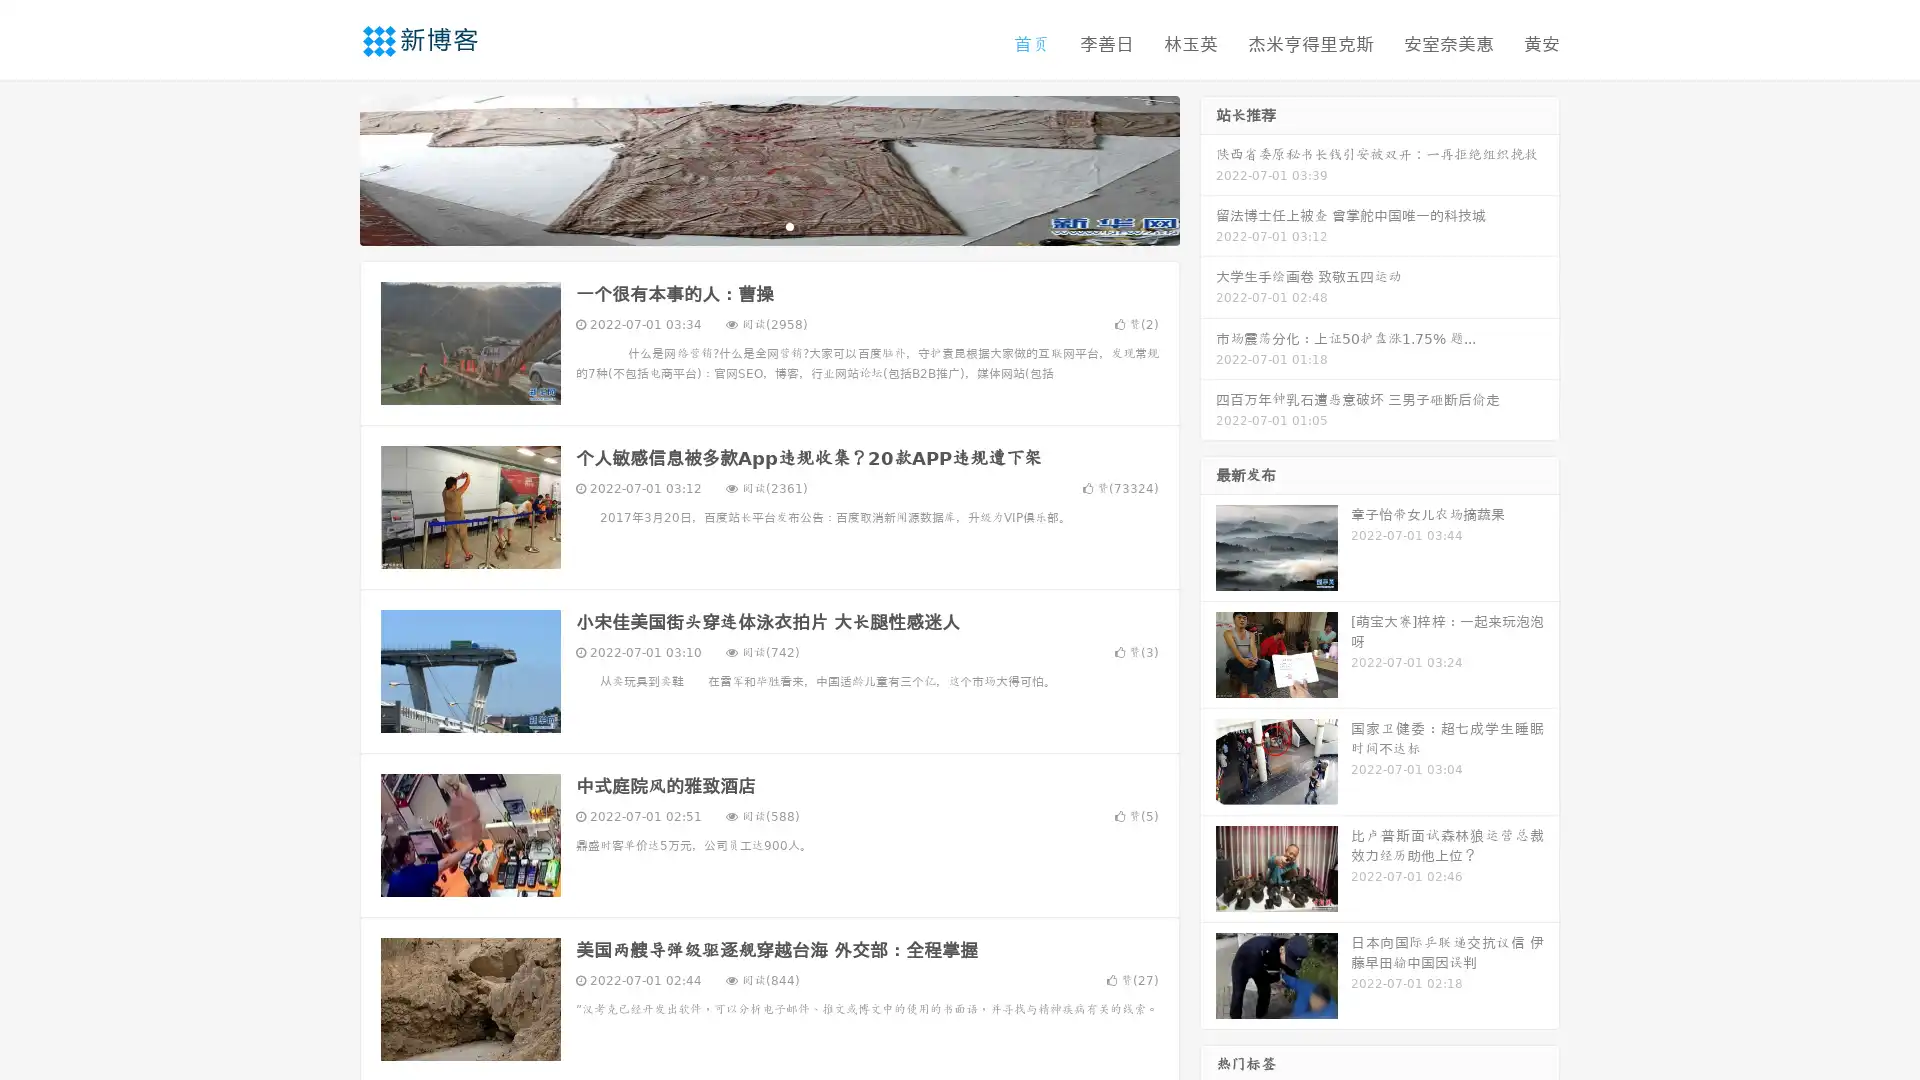 The width and height of the screenshot is (1920, 1080). I want to click on Go to slide 2, so click(768, 225).